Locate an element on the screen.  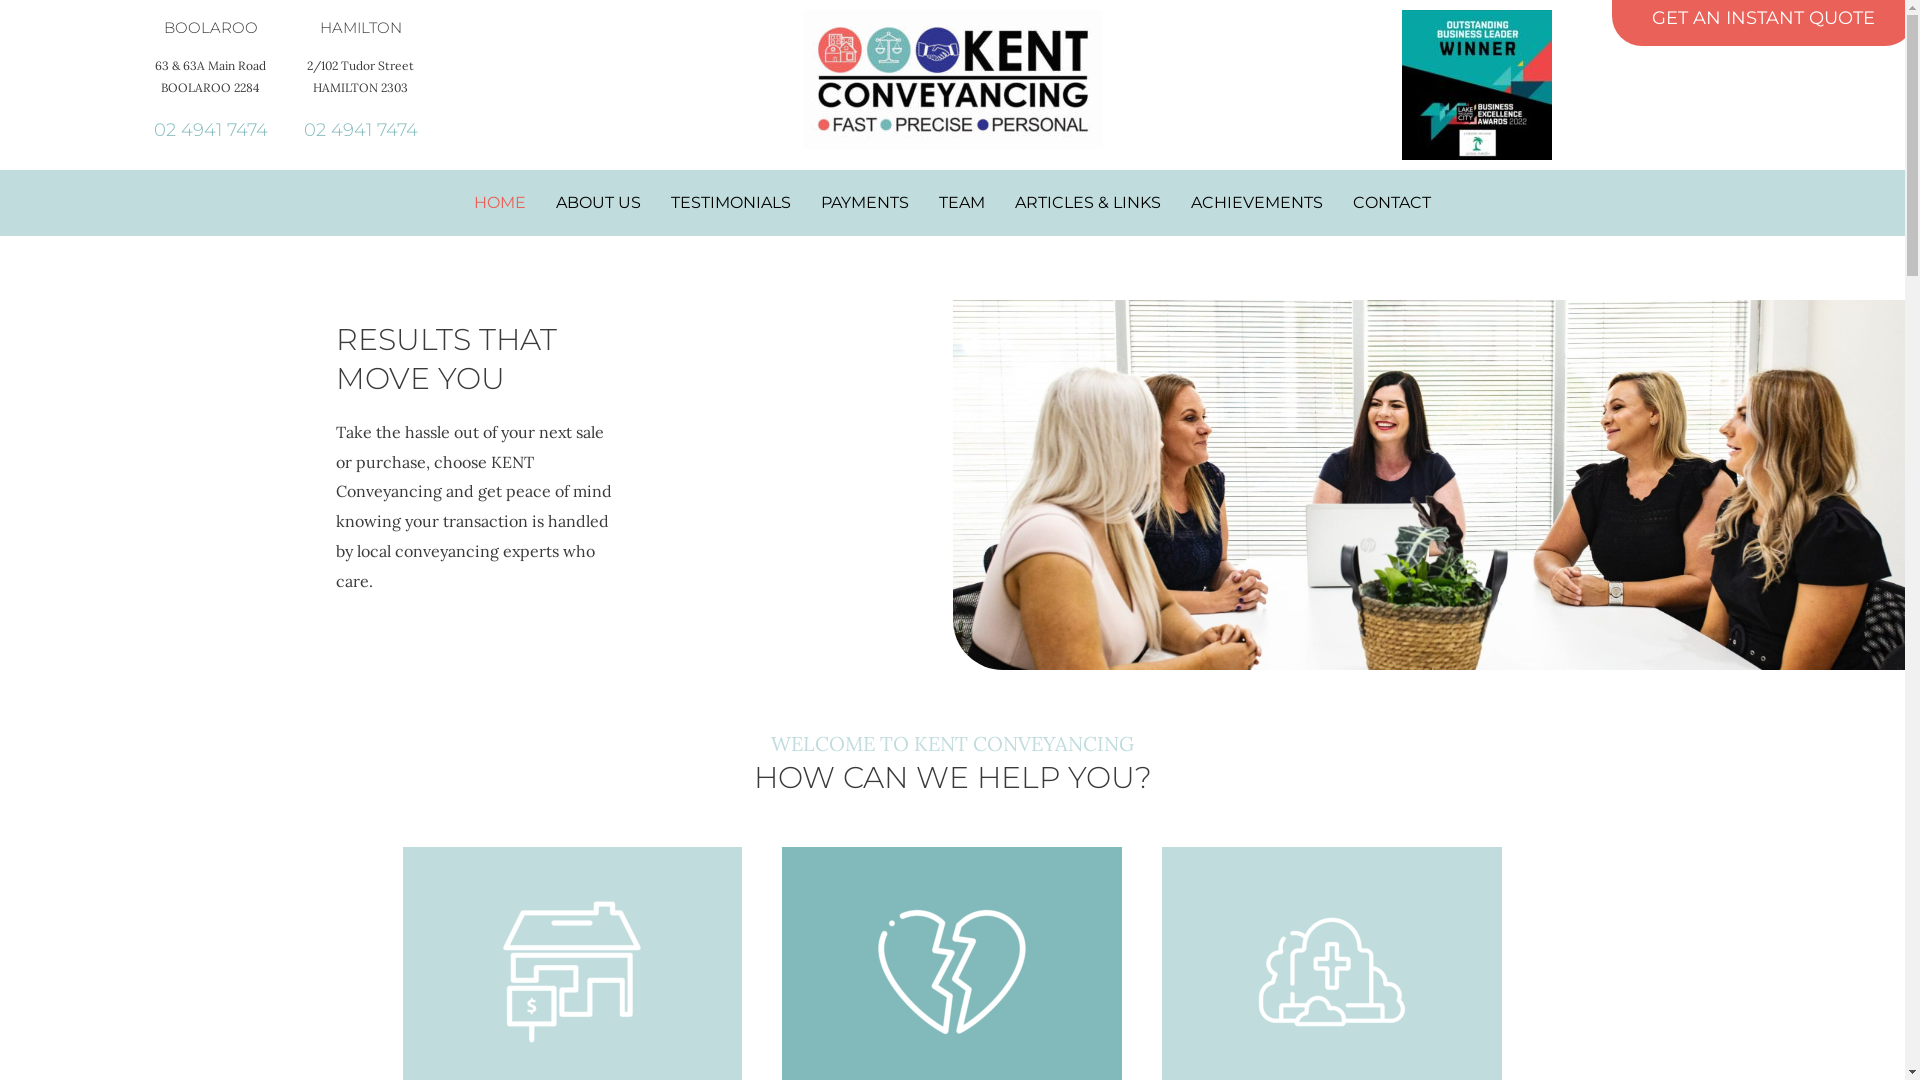
'ARTICLES & LINKS' is located at coordinates (1087, 203).